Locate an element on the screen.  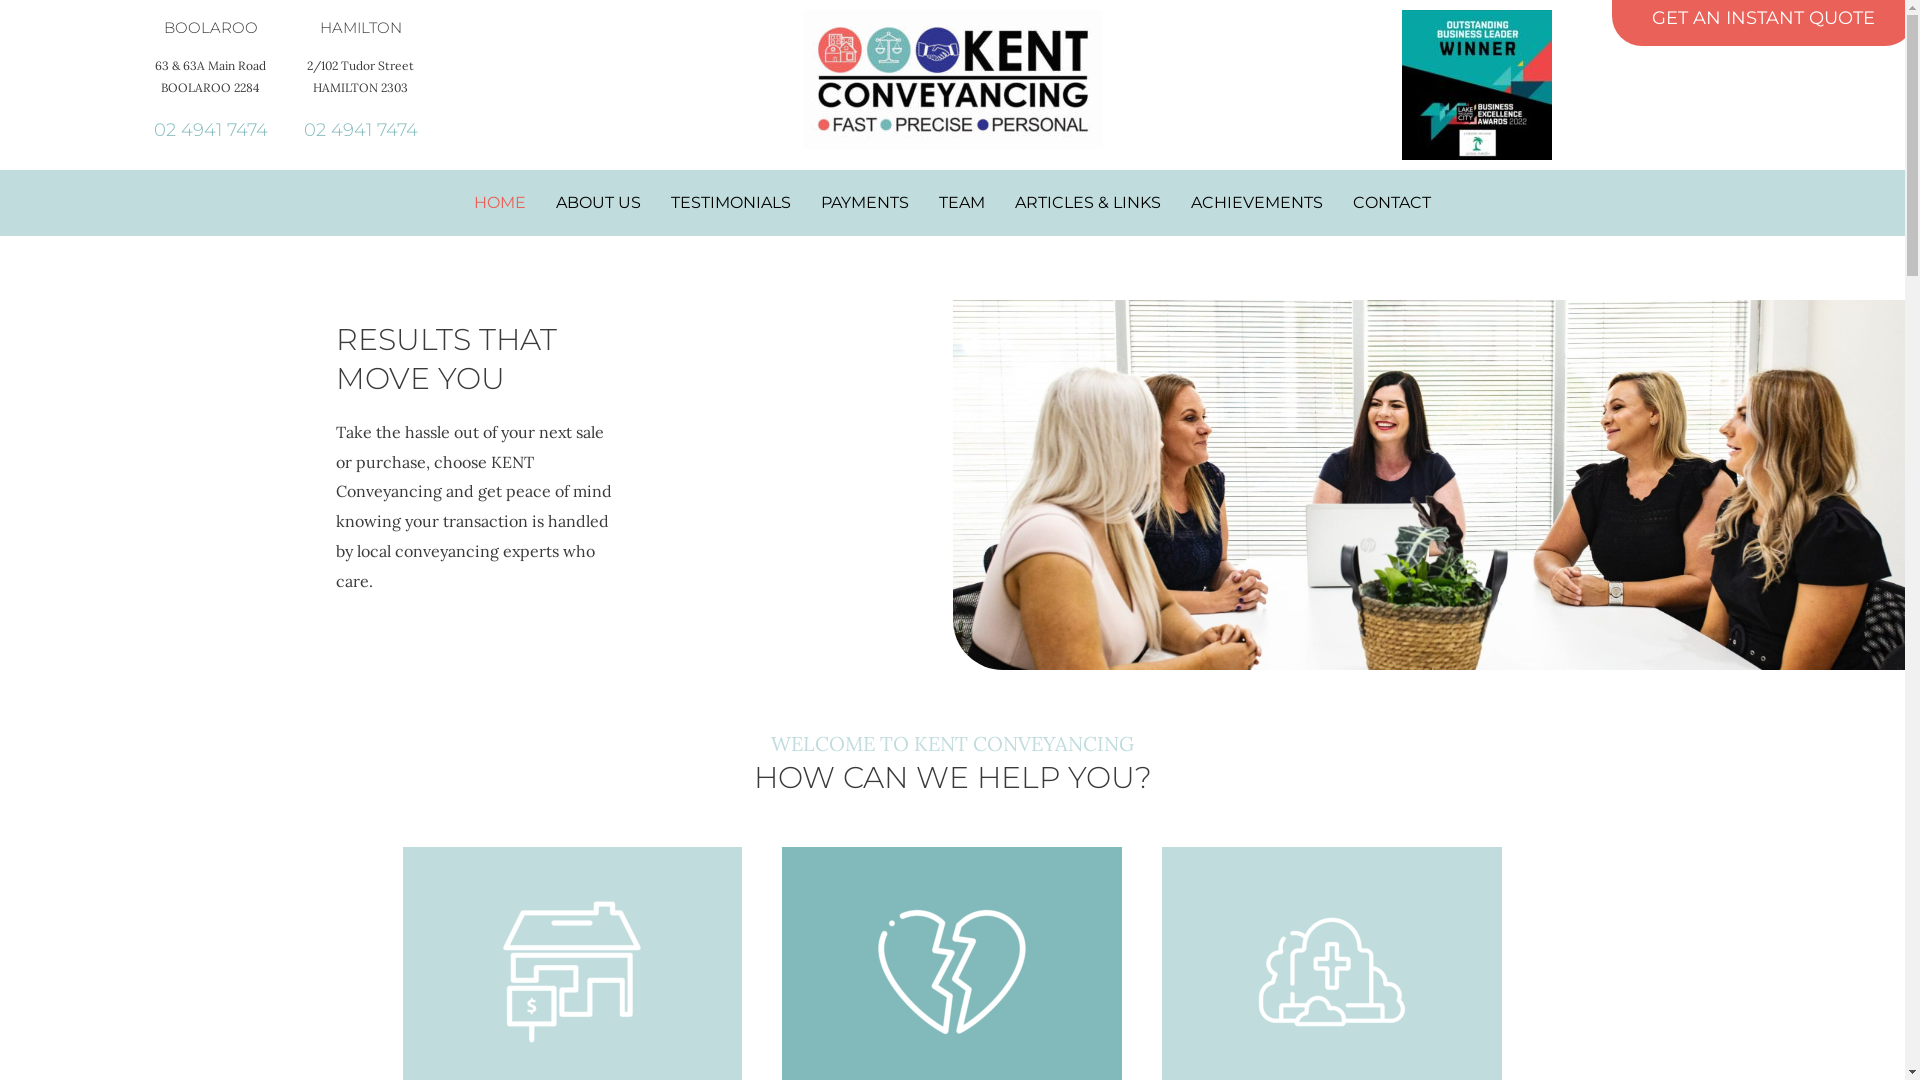
'ARTICLES & LINKS' is located at coordinates (1087, 203).